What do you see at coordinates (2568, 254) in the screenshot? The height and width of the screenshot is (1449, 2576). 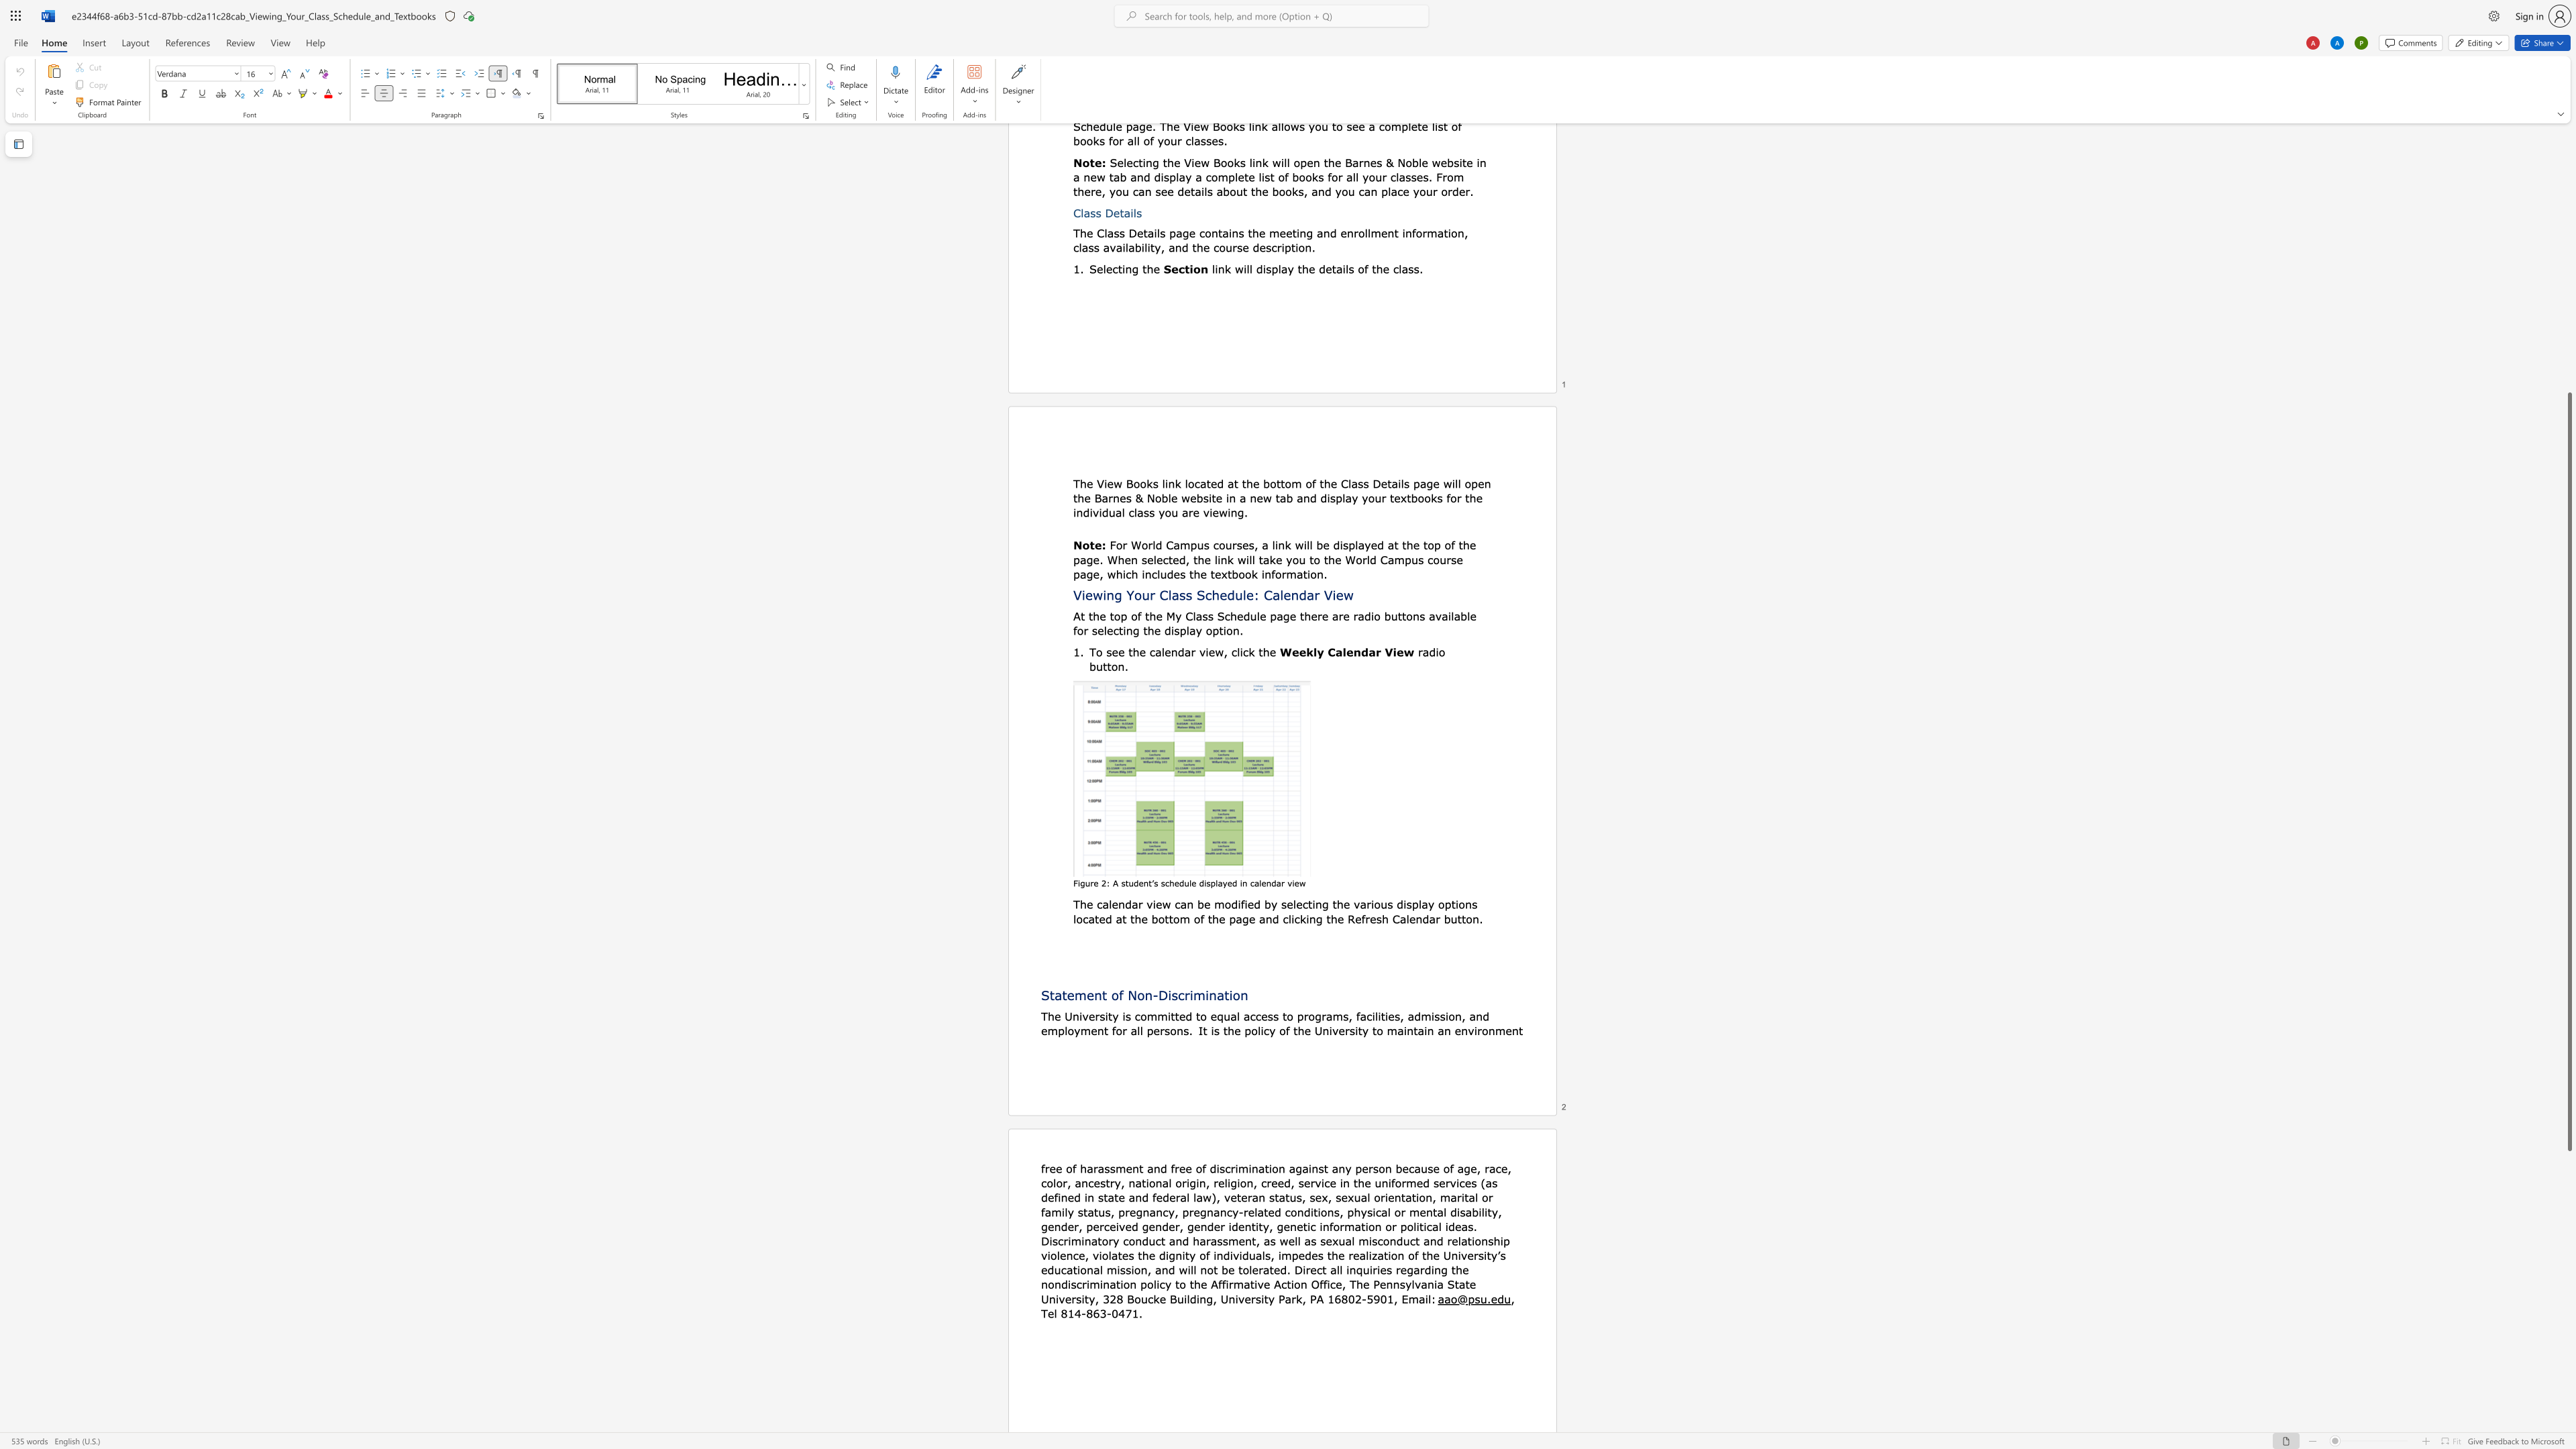 I see `the scrollbar on the side` at bounding box center [2568, 254].